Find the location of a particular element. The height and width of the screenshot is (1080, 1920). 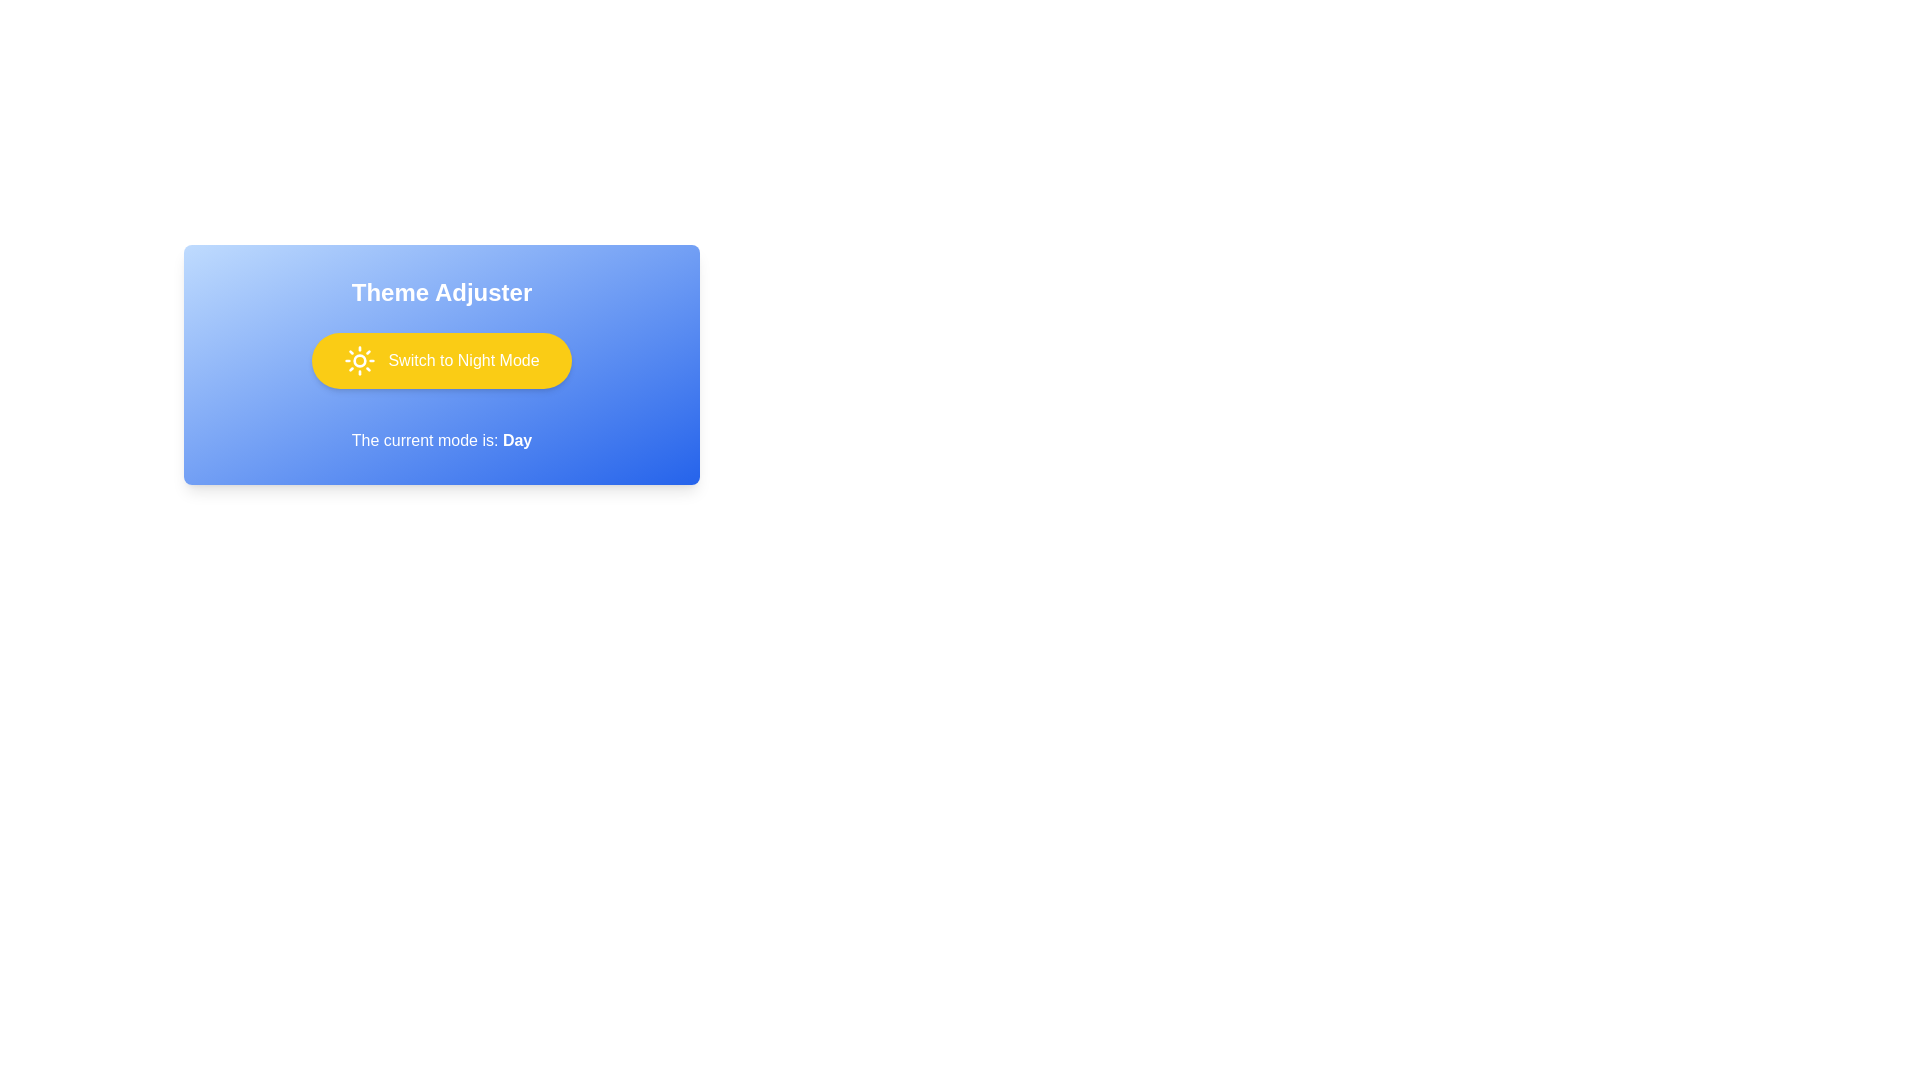

the button to observe the animation effect is located at coordinates (440, 361).